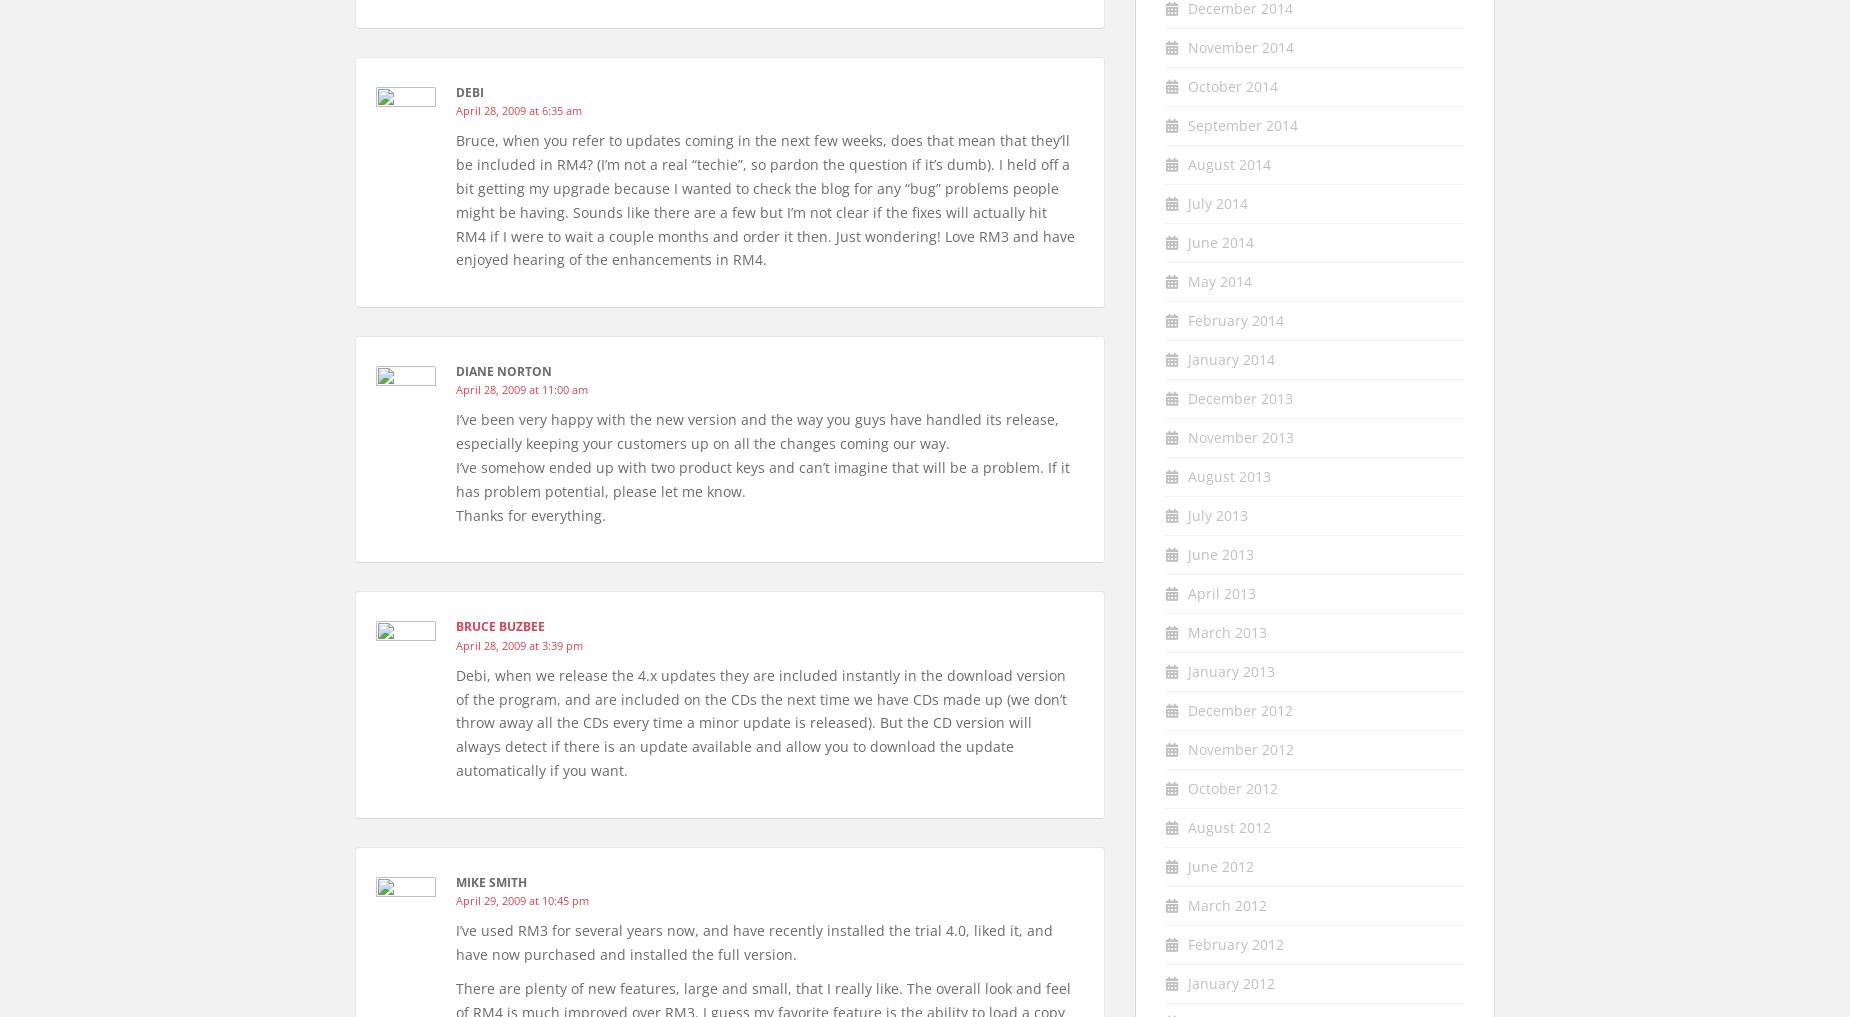  What do you see at coordinates (1219, 279) in the screenshot?
I see `'May 2014'` at bounding box center [1219, 279].